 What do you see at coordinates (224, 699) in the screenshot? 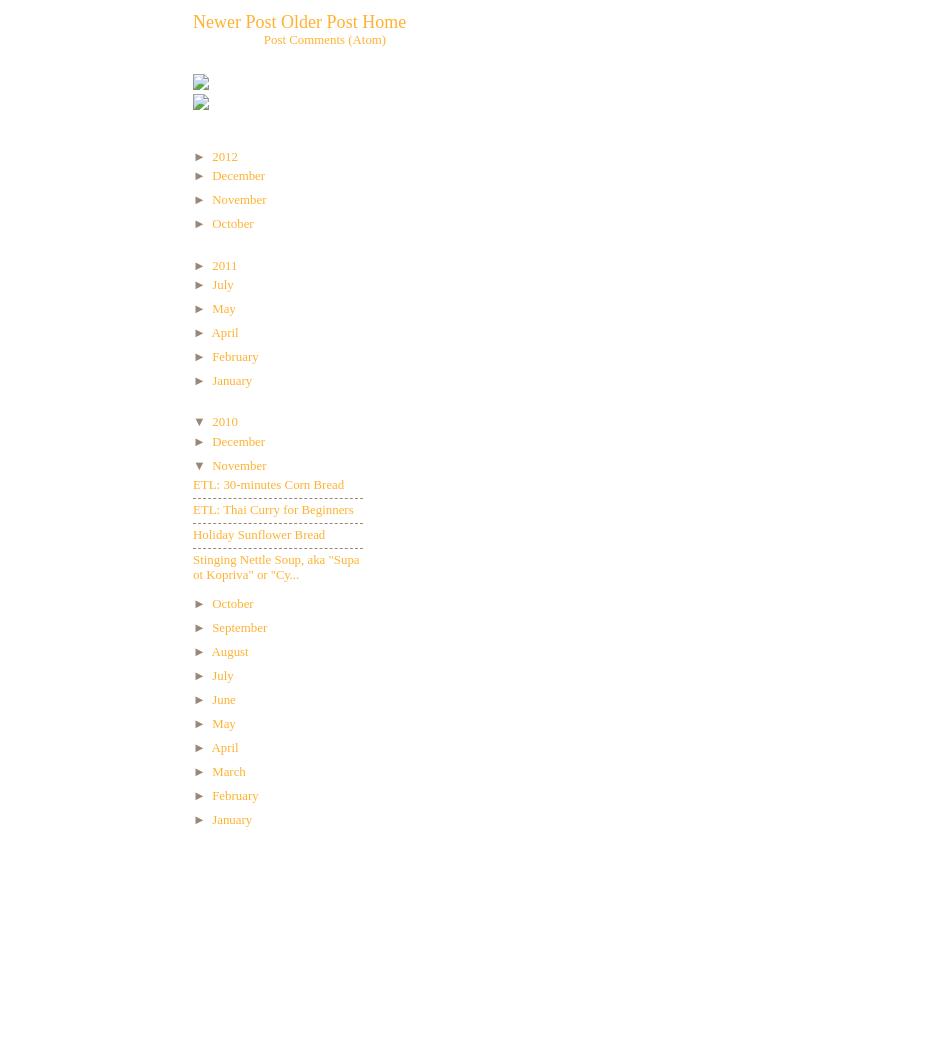
I see `'June'` at bounding box center [224, 699].